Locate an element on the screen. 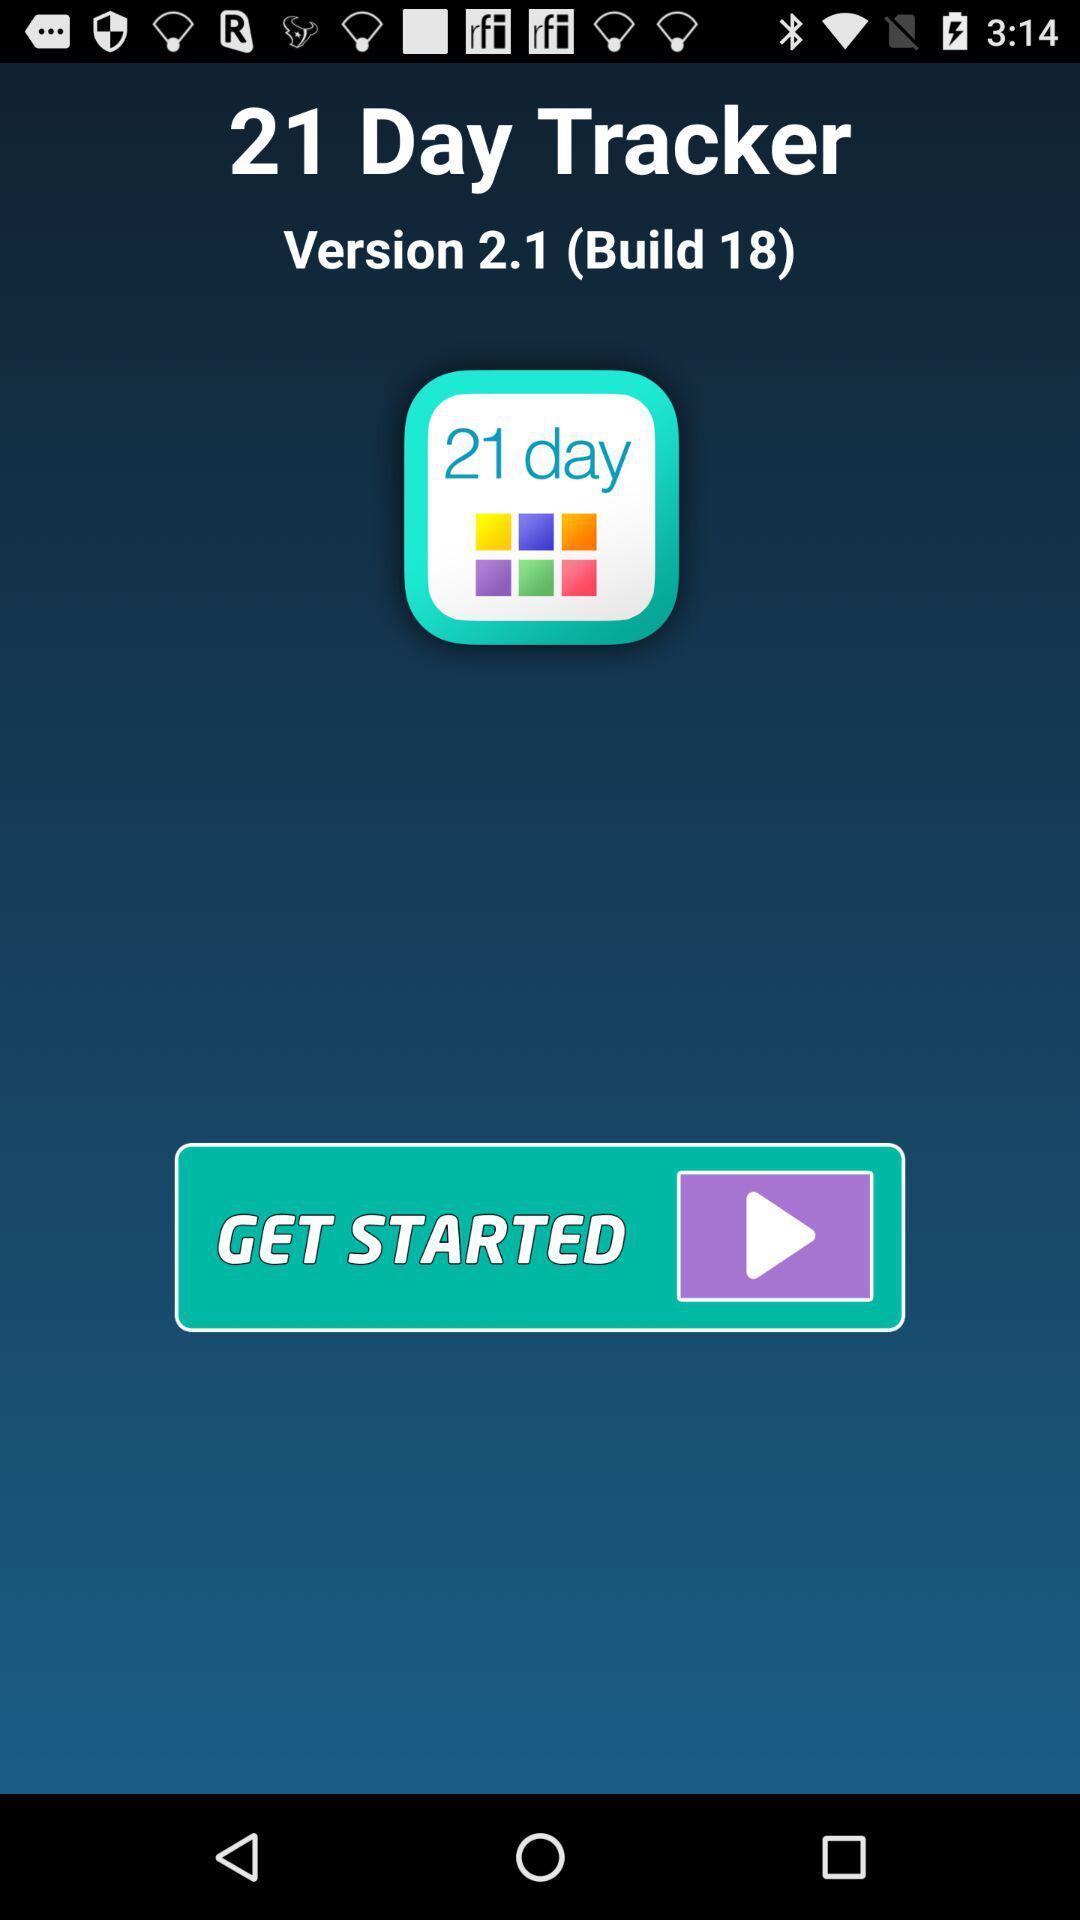  start the app is located at coordinates (540, 1236).